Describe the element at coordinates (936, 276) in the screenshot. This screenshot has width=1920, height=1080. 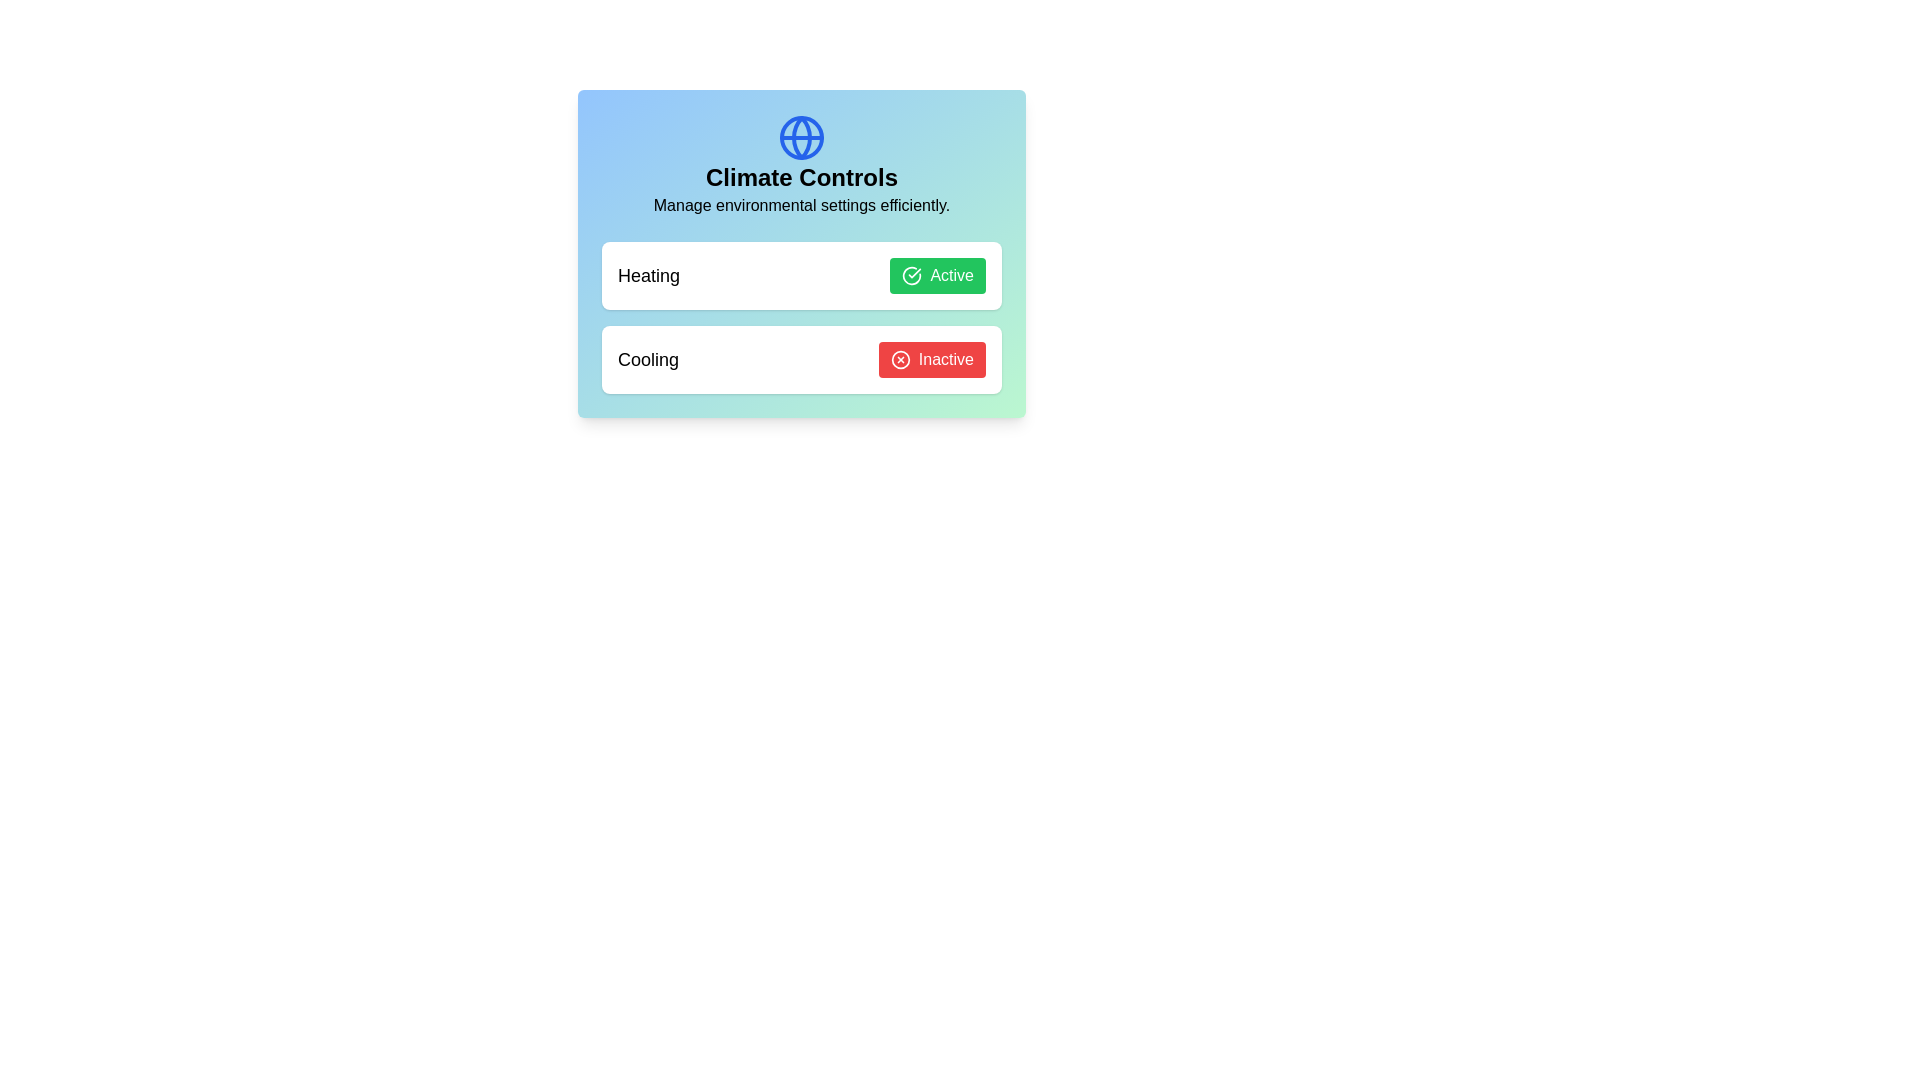
I see `the button labeled Active to observe its hover effect` at that location.